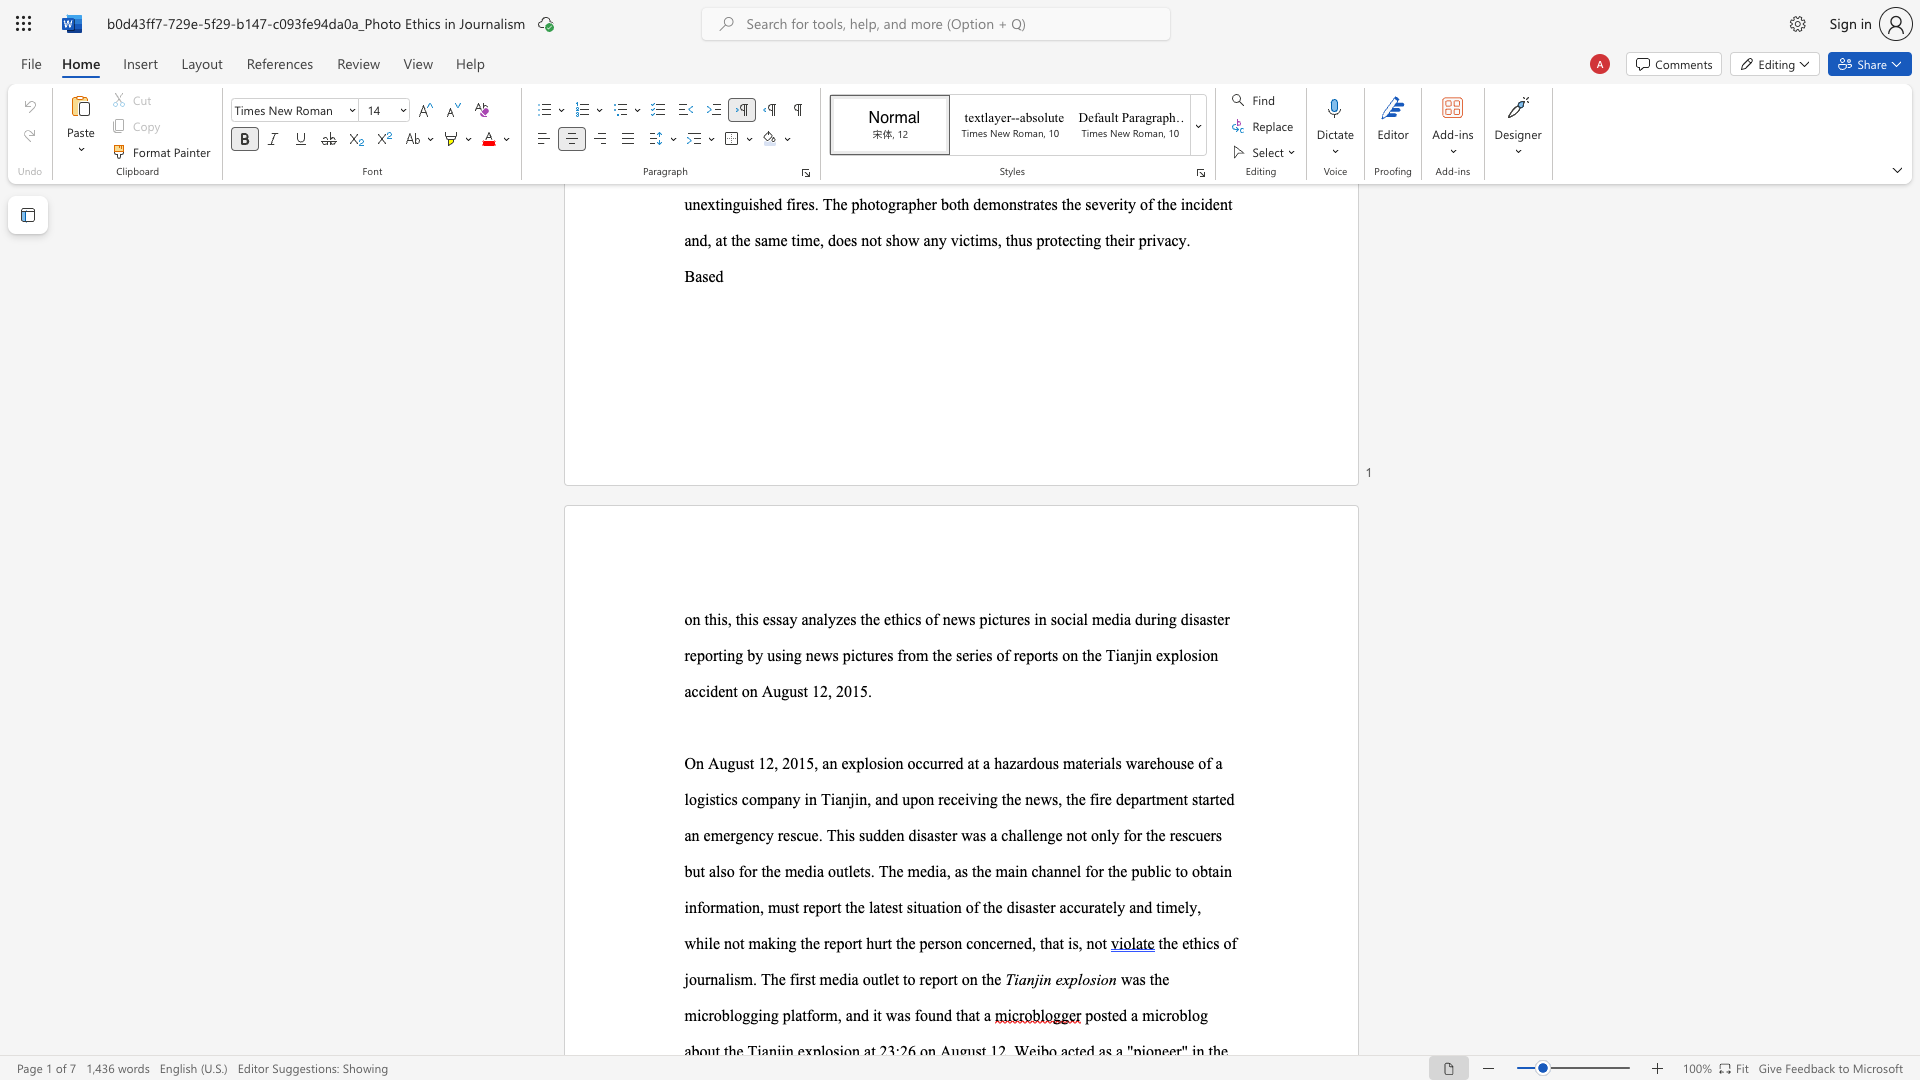  What do you see at coordinates (1099, 978) in the screenshot?
I see `the subset text "on" within the text "Tianjin explosion"` at bounding box center [1099, 978].